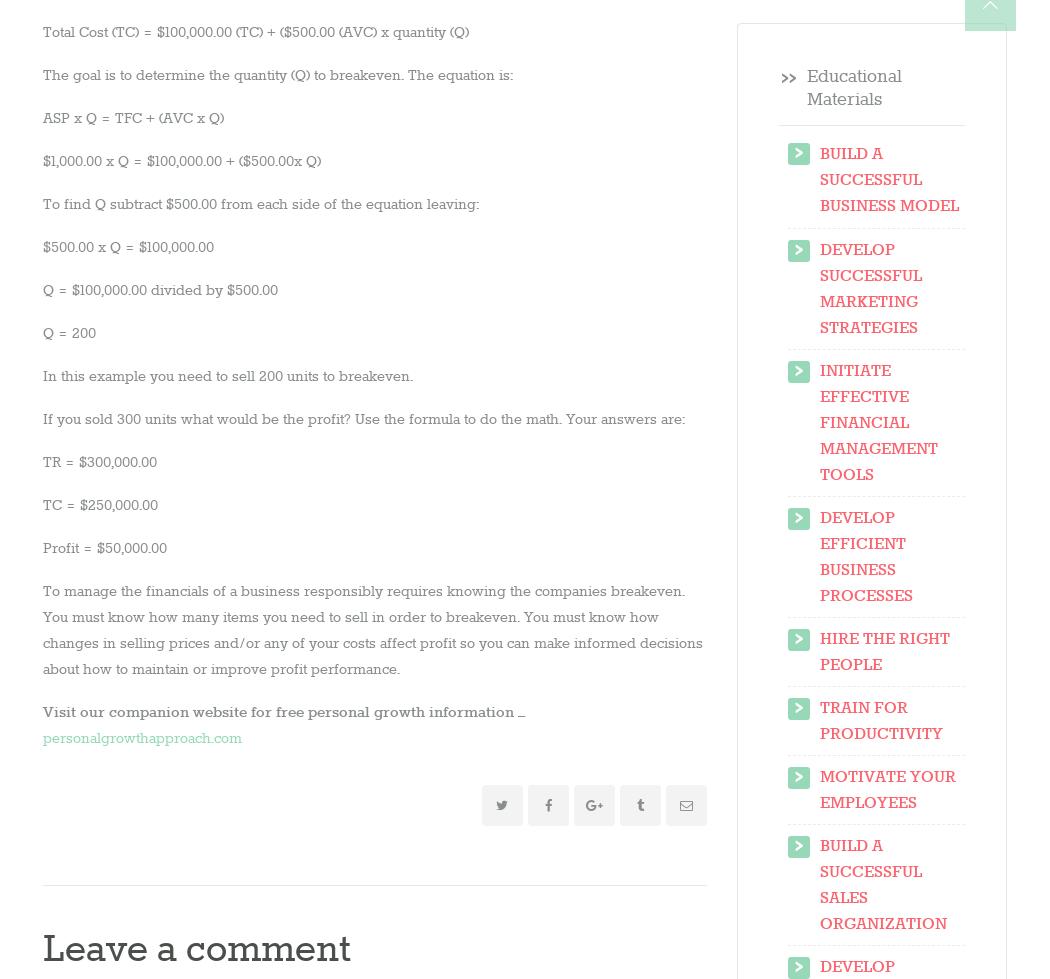  Describe the element at coordinates (261, 204) in the screenshot. I see `'To find Q subtract $500.00 from each side of the equation leaving:'` at that location.